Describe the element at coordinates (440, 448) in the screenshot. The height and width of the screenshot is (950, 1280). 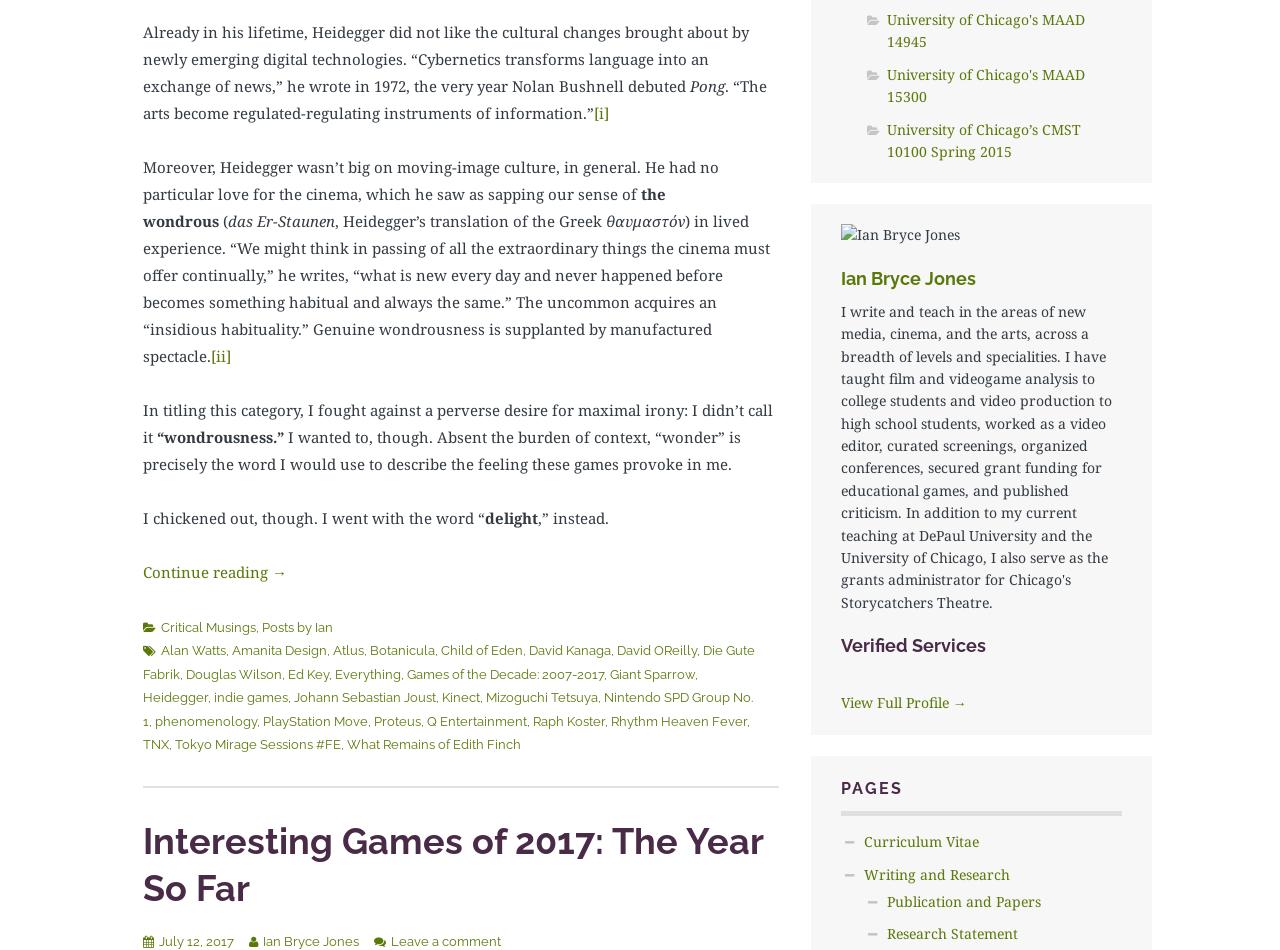
I see `'I wanted to, though. Absent the burden of context, “wonder” is precisely the word I would use to describe the feeling these games provoke in me.'` at that location.